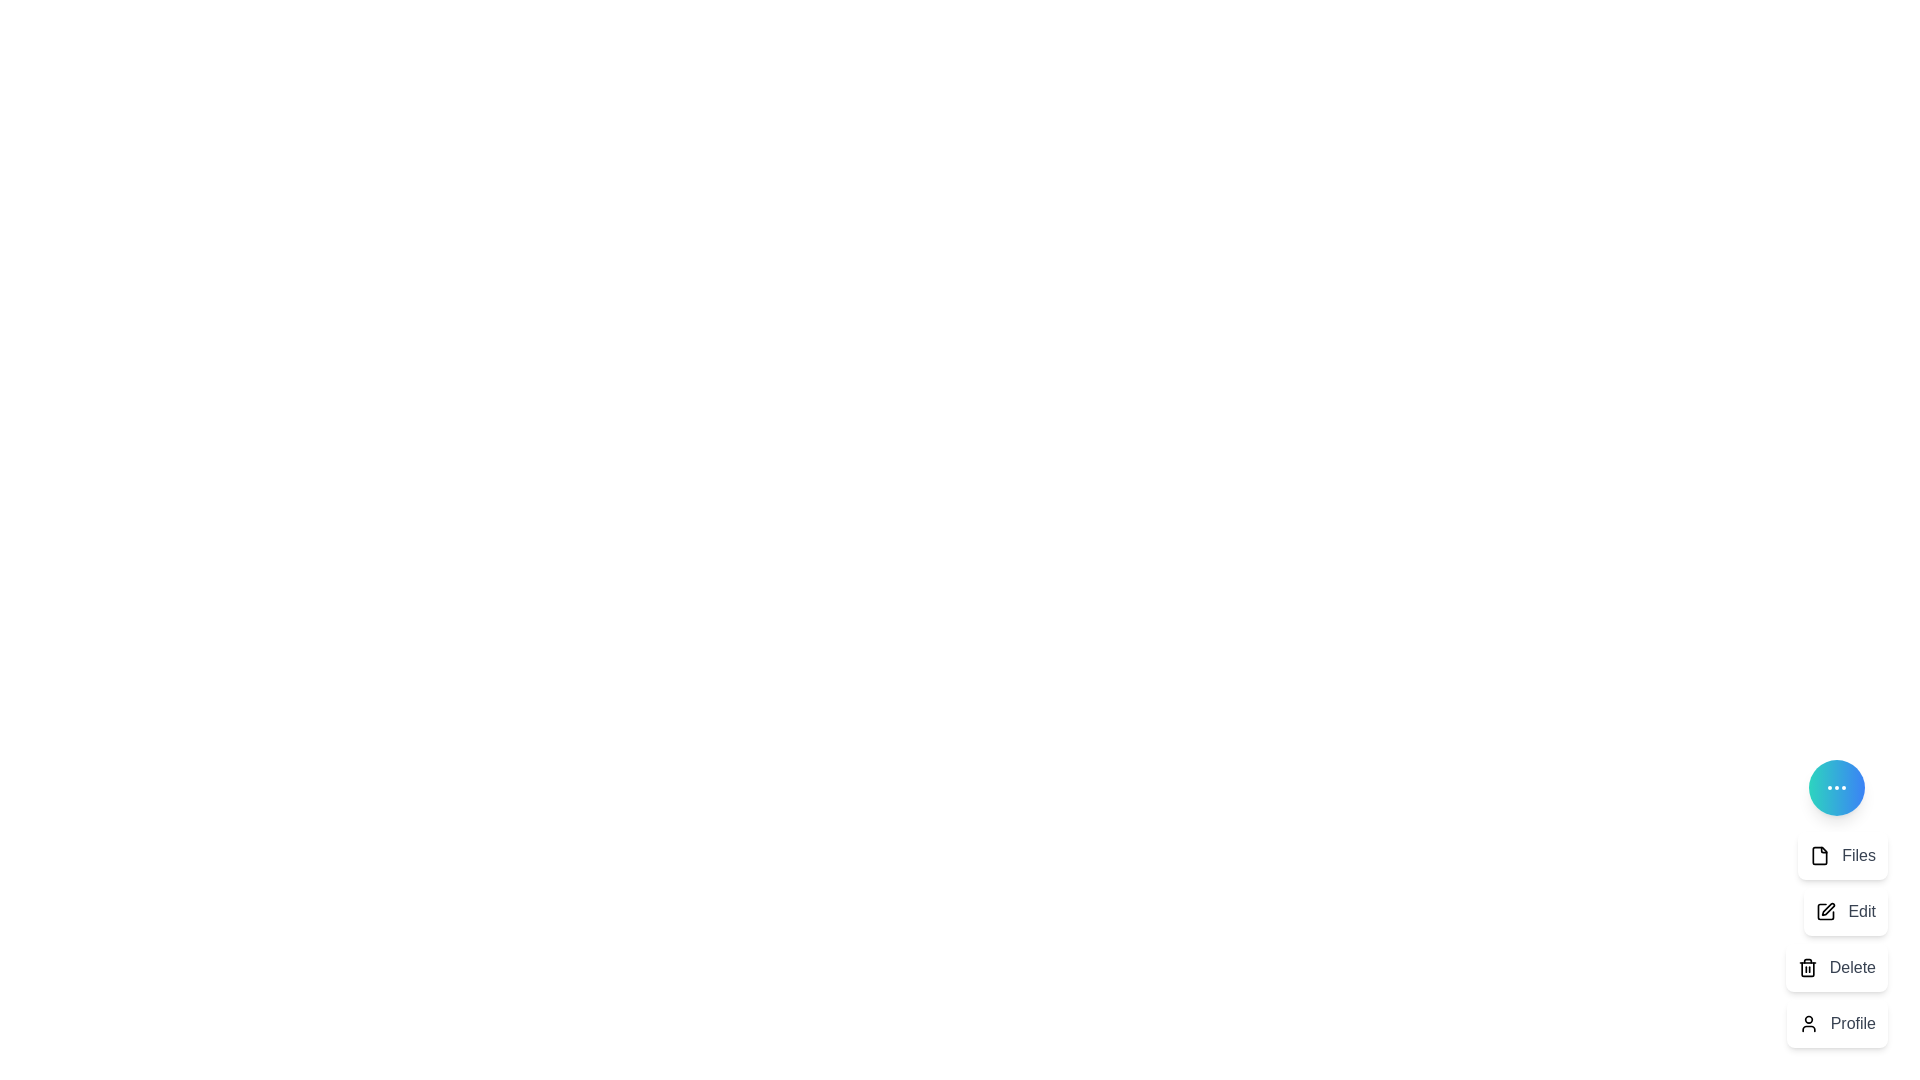 The image size is (1920, 1080). Describe the element at coordinates (1836, 967) in the screenshot. I see `the 'Delete' button to perform the delete action` at that location.